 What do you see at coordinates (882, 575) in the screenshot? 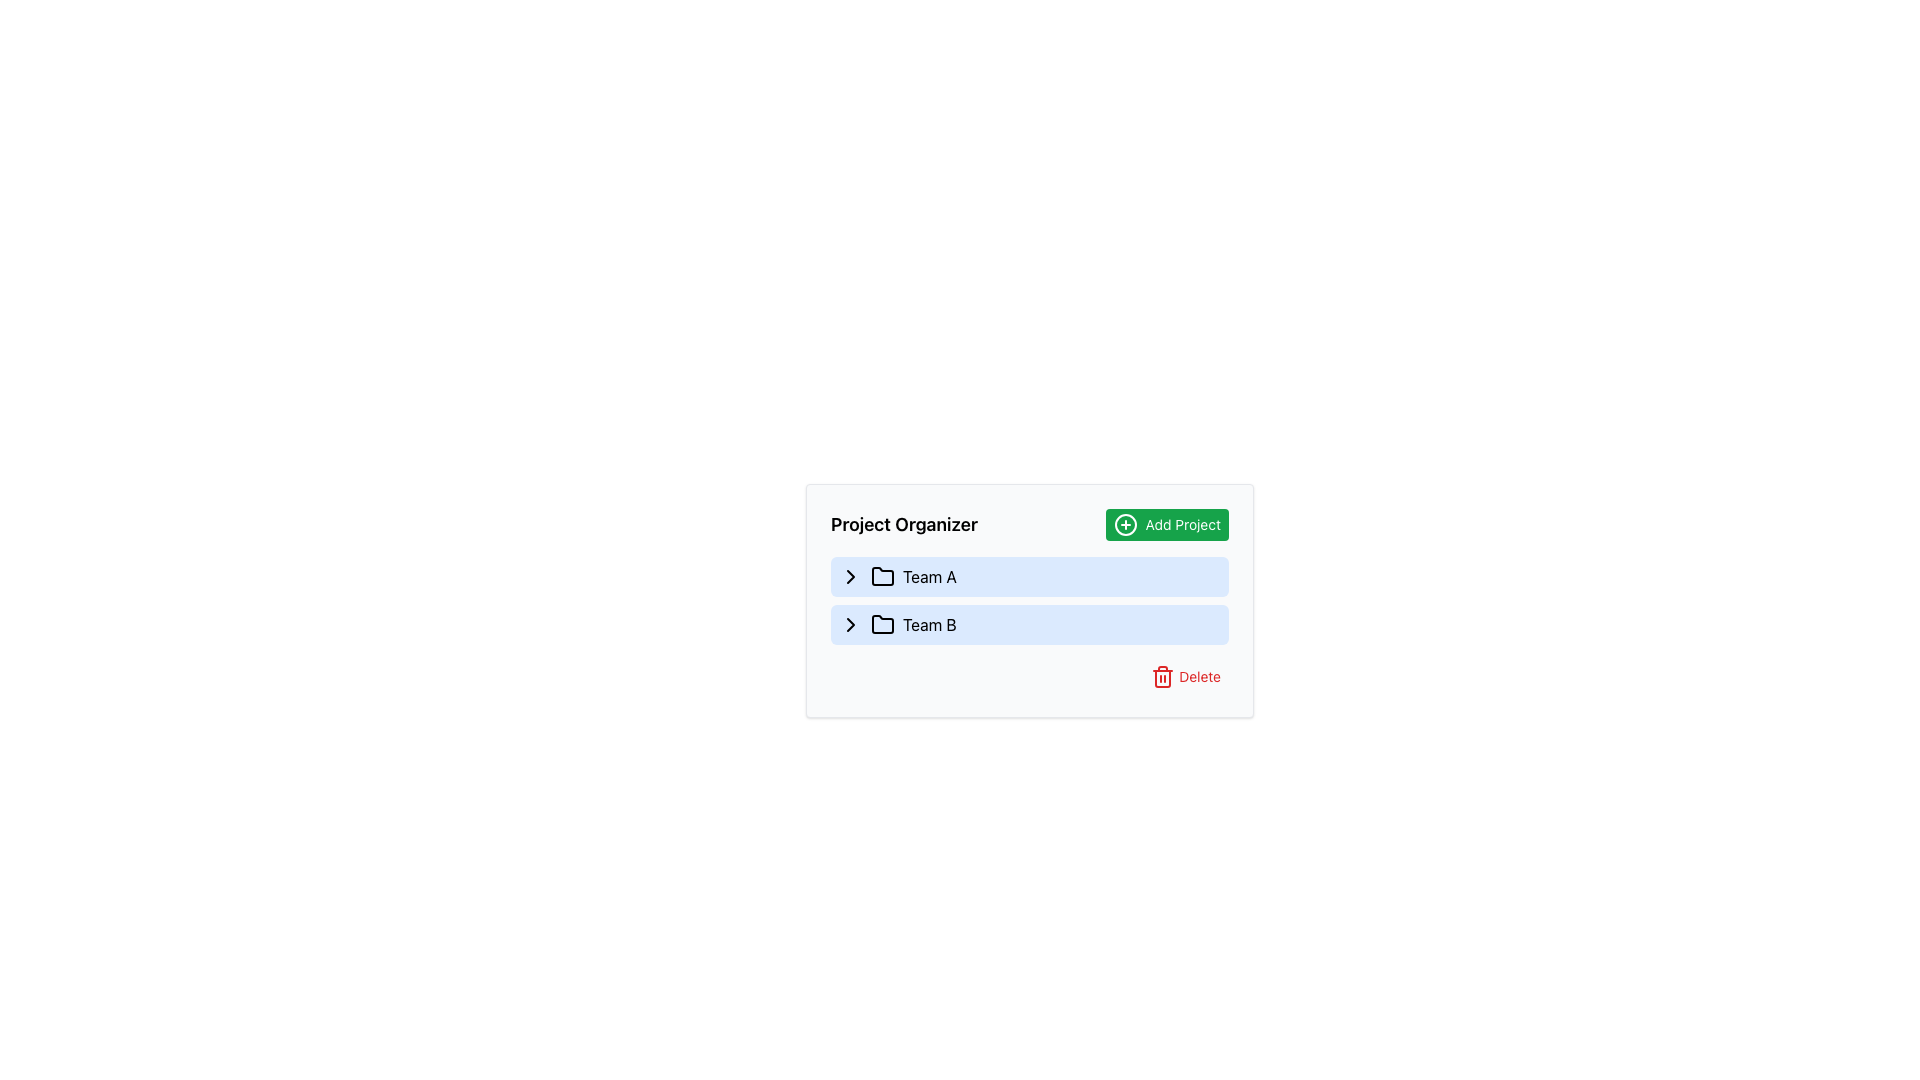
I see `the folder icon located to the left of the text label 'Team A' in the sidebar interface` at bounding box center [882, 575].